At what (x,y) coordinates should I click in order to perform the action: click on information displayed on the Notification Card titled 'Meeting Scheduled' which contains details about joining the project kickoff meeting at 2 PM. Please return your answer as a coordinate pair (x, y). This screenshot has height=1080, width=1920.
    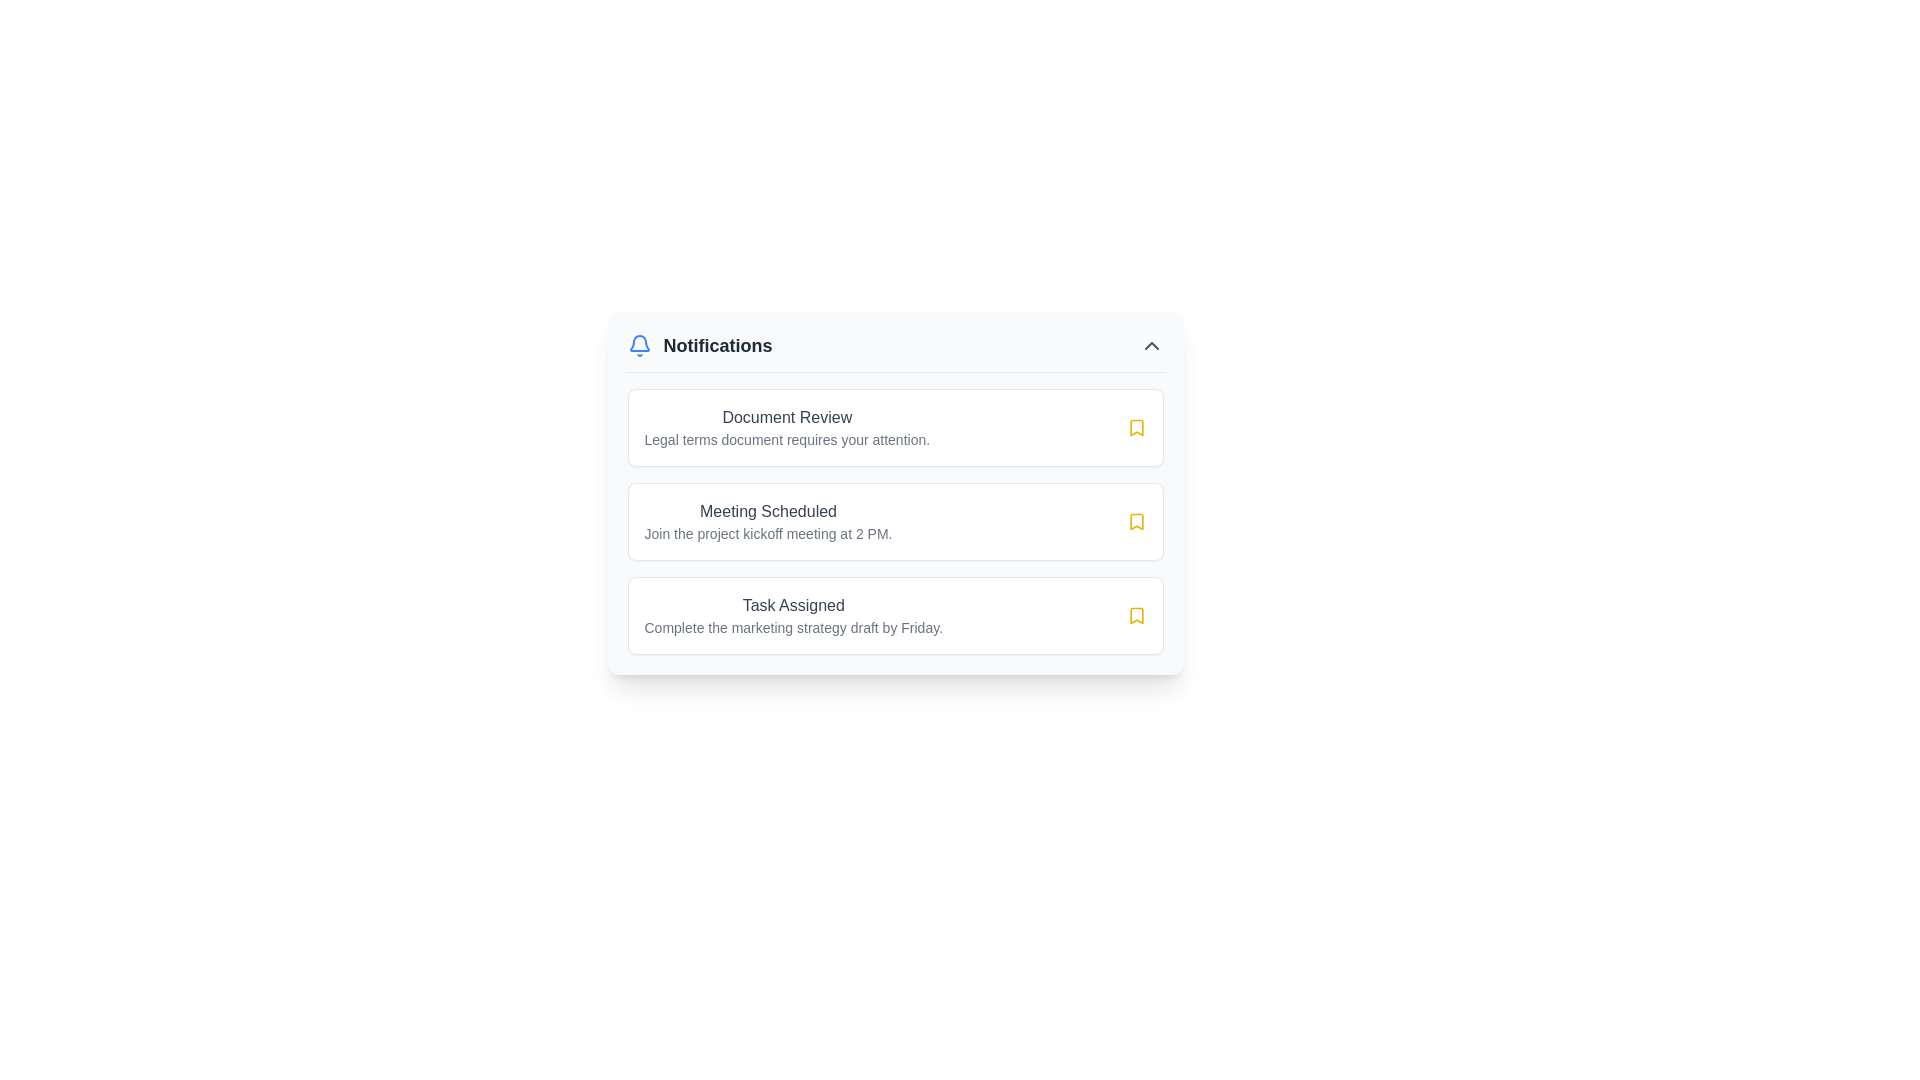
    Looking at the image, I should click on (767, 520).